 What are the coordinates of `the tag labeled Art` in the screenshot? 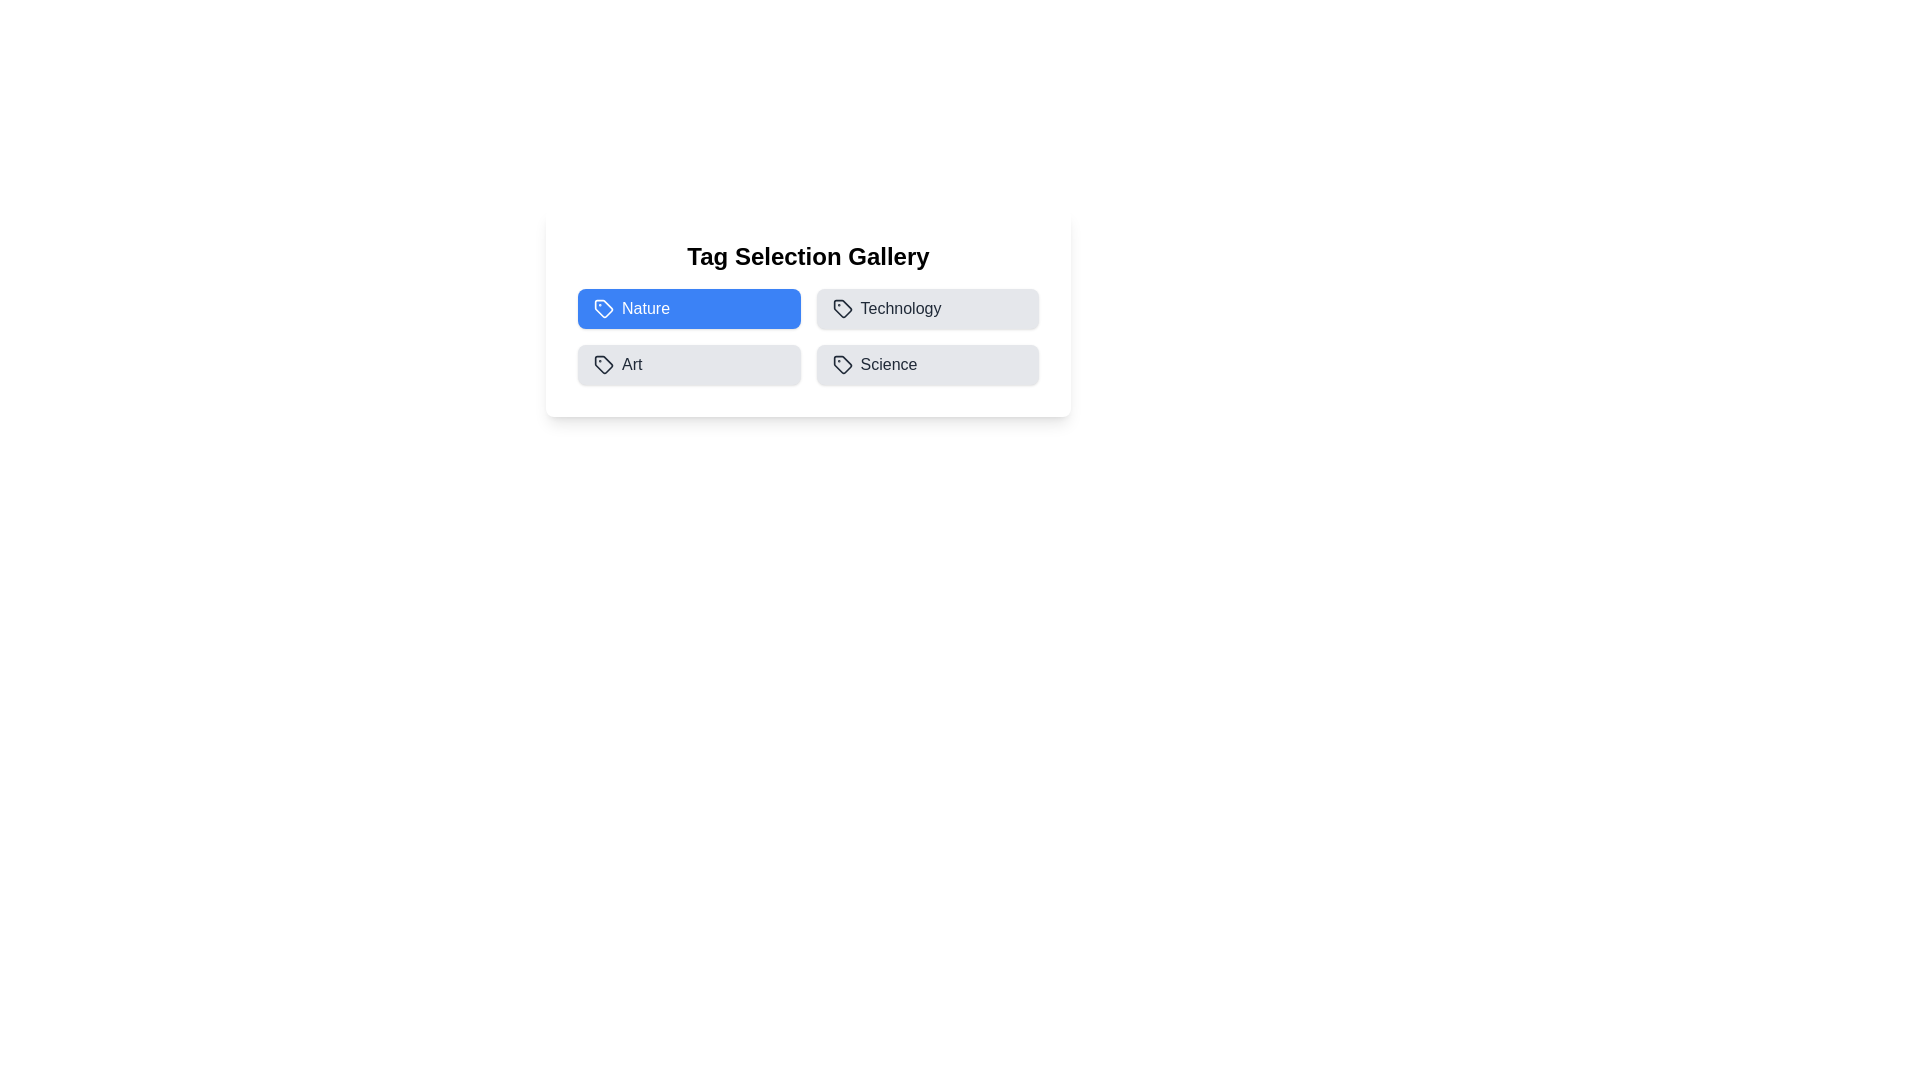 It's located at (689, 365).